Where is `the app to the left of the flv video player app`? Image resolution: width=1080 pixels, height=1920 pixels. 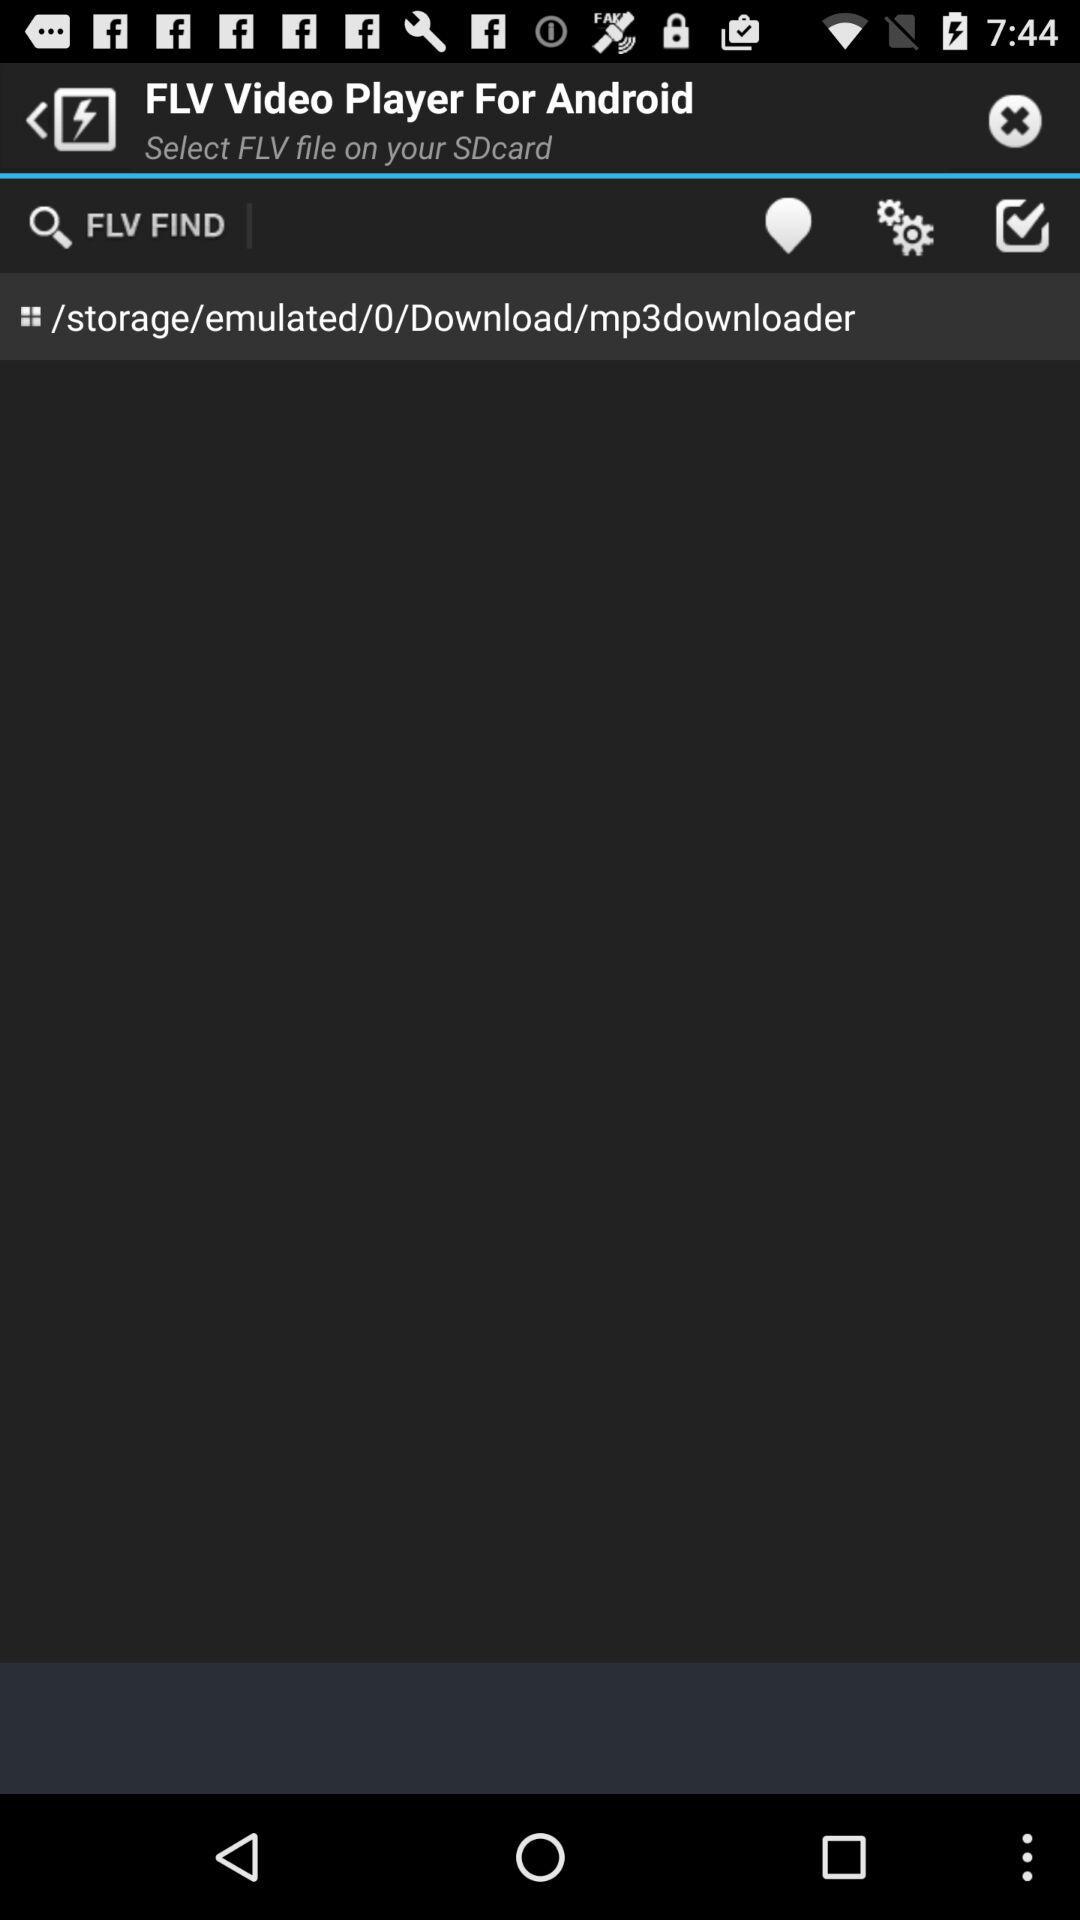
the app to the left of the flv video player app is located at coordinates (64, 116).